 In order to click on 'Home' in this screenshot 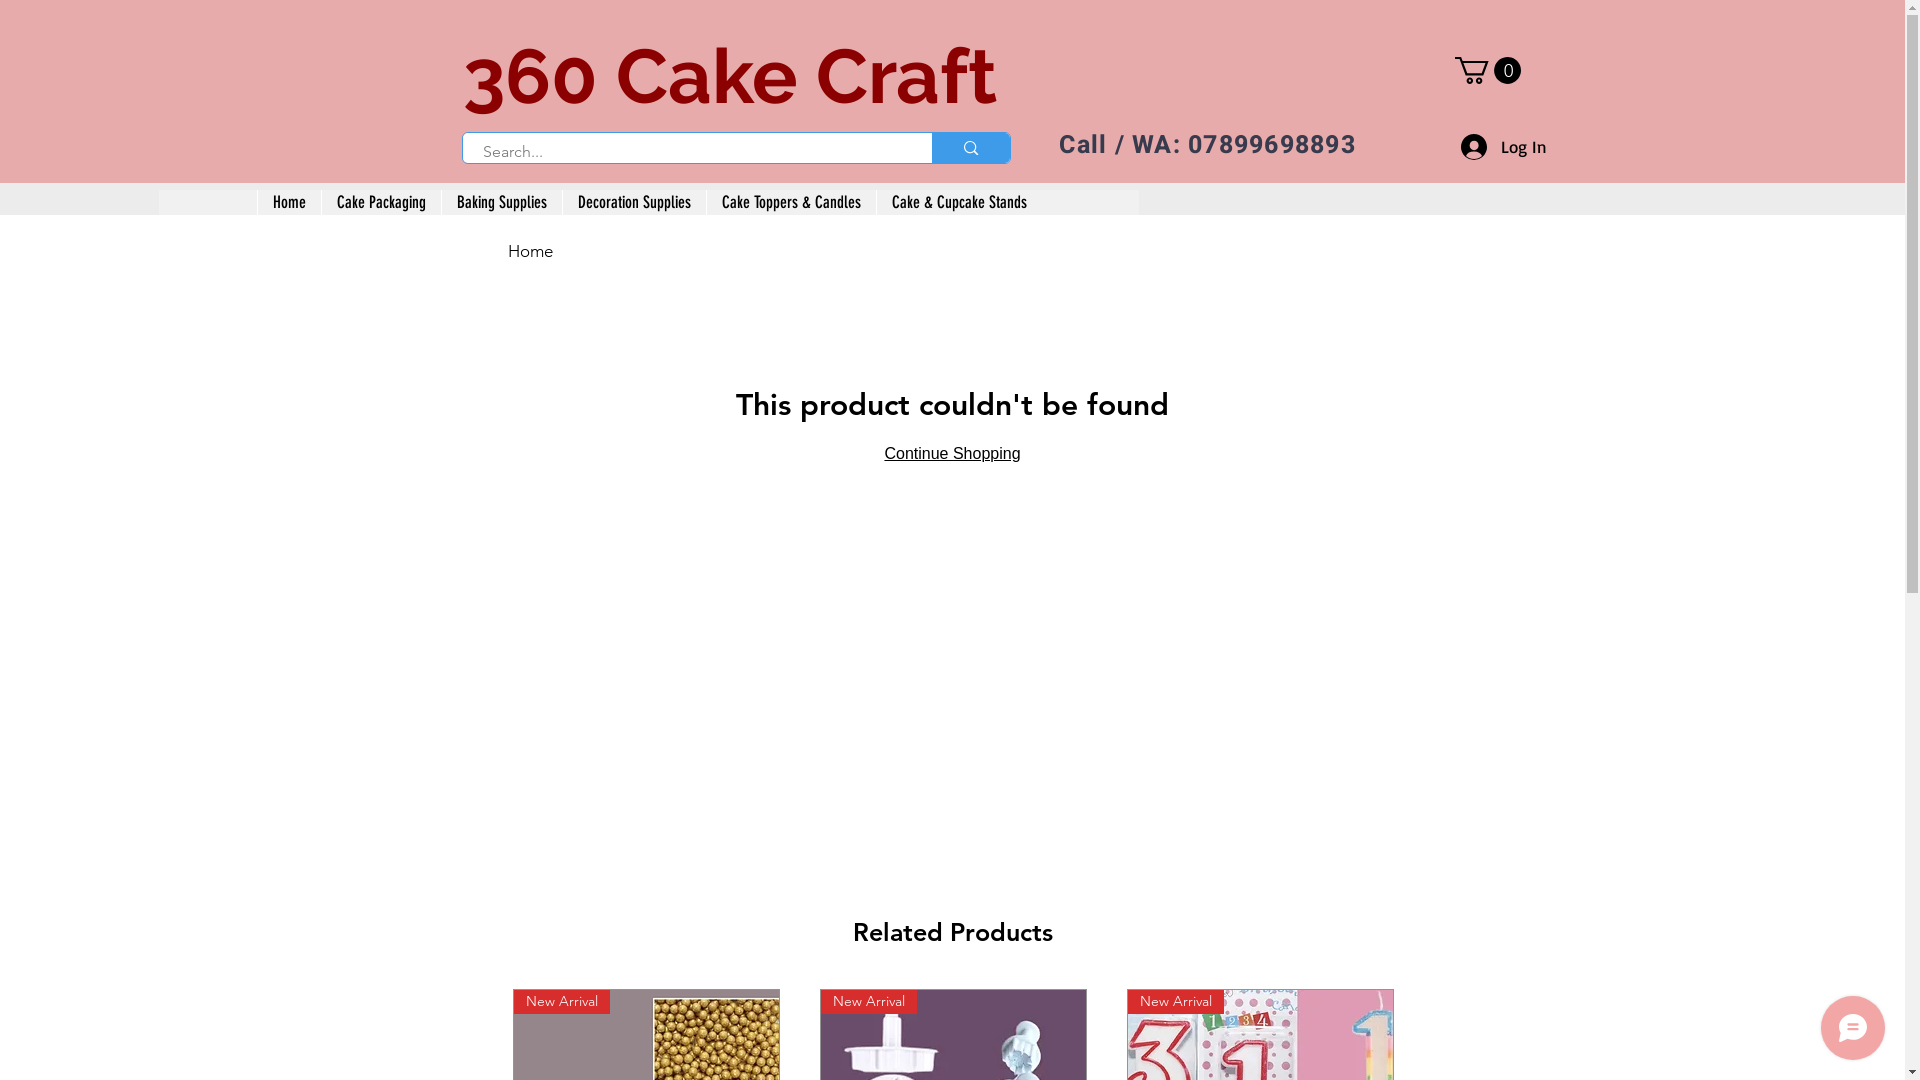, I will do `click(530, 249)`.